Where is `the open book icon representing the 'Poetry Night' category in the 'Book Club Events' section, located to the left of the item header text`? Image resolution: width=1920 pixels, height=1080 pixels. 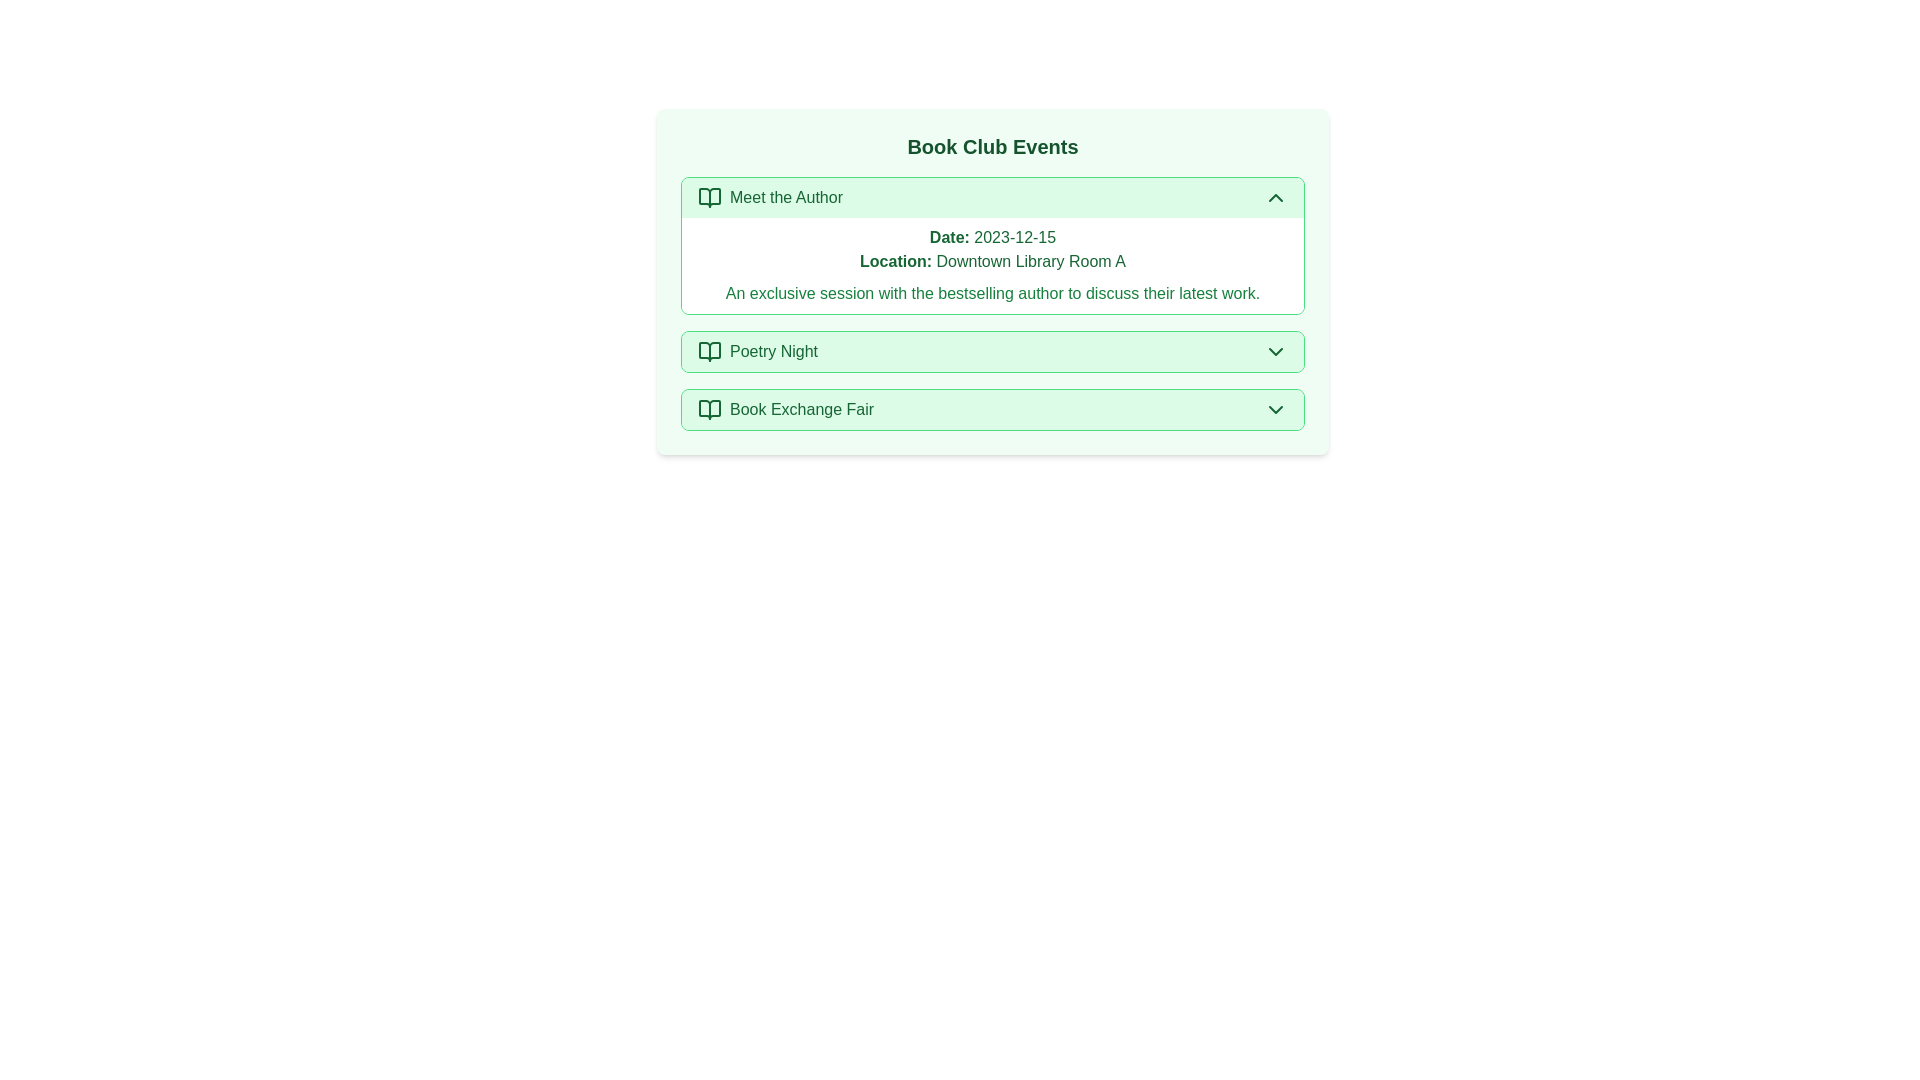 the open book icon representing the 'Poetry Night' category in the 'Book Club Events' section, located to the left of the item header text is located at coordinates (710, 350).